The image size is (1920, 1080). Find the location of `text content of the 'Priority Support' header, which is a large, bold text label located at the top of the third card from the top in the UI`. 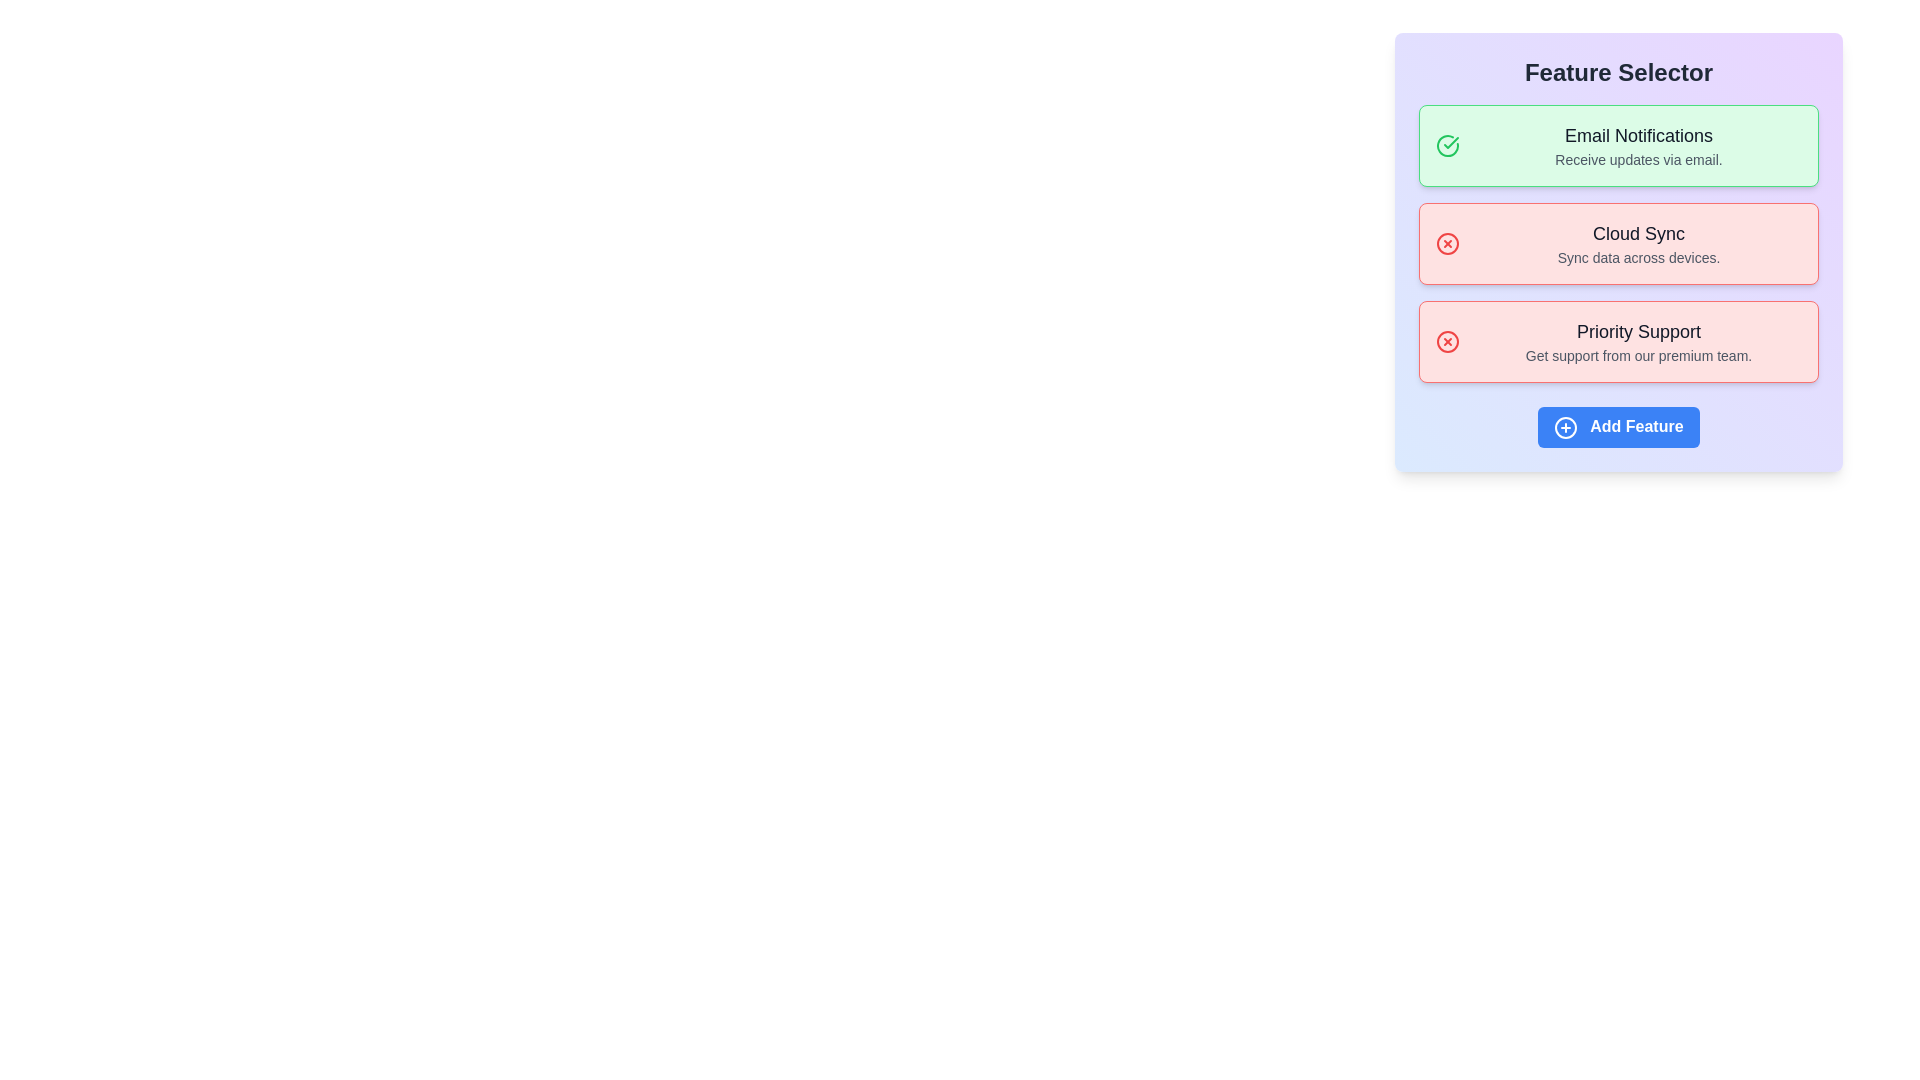

text content of the 'Priority Support' header, which is a large, bold text label located at the top of the third card from the top in the UI is located at coordinates (1638, 330).